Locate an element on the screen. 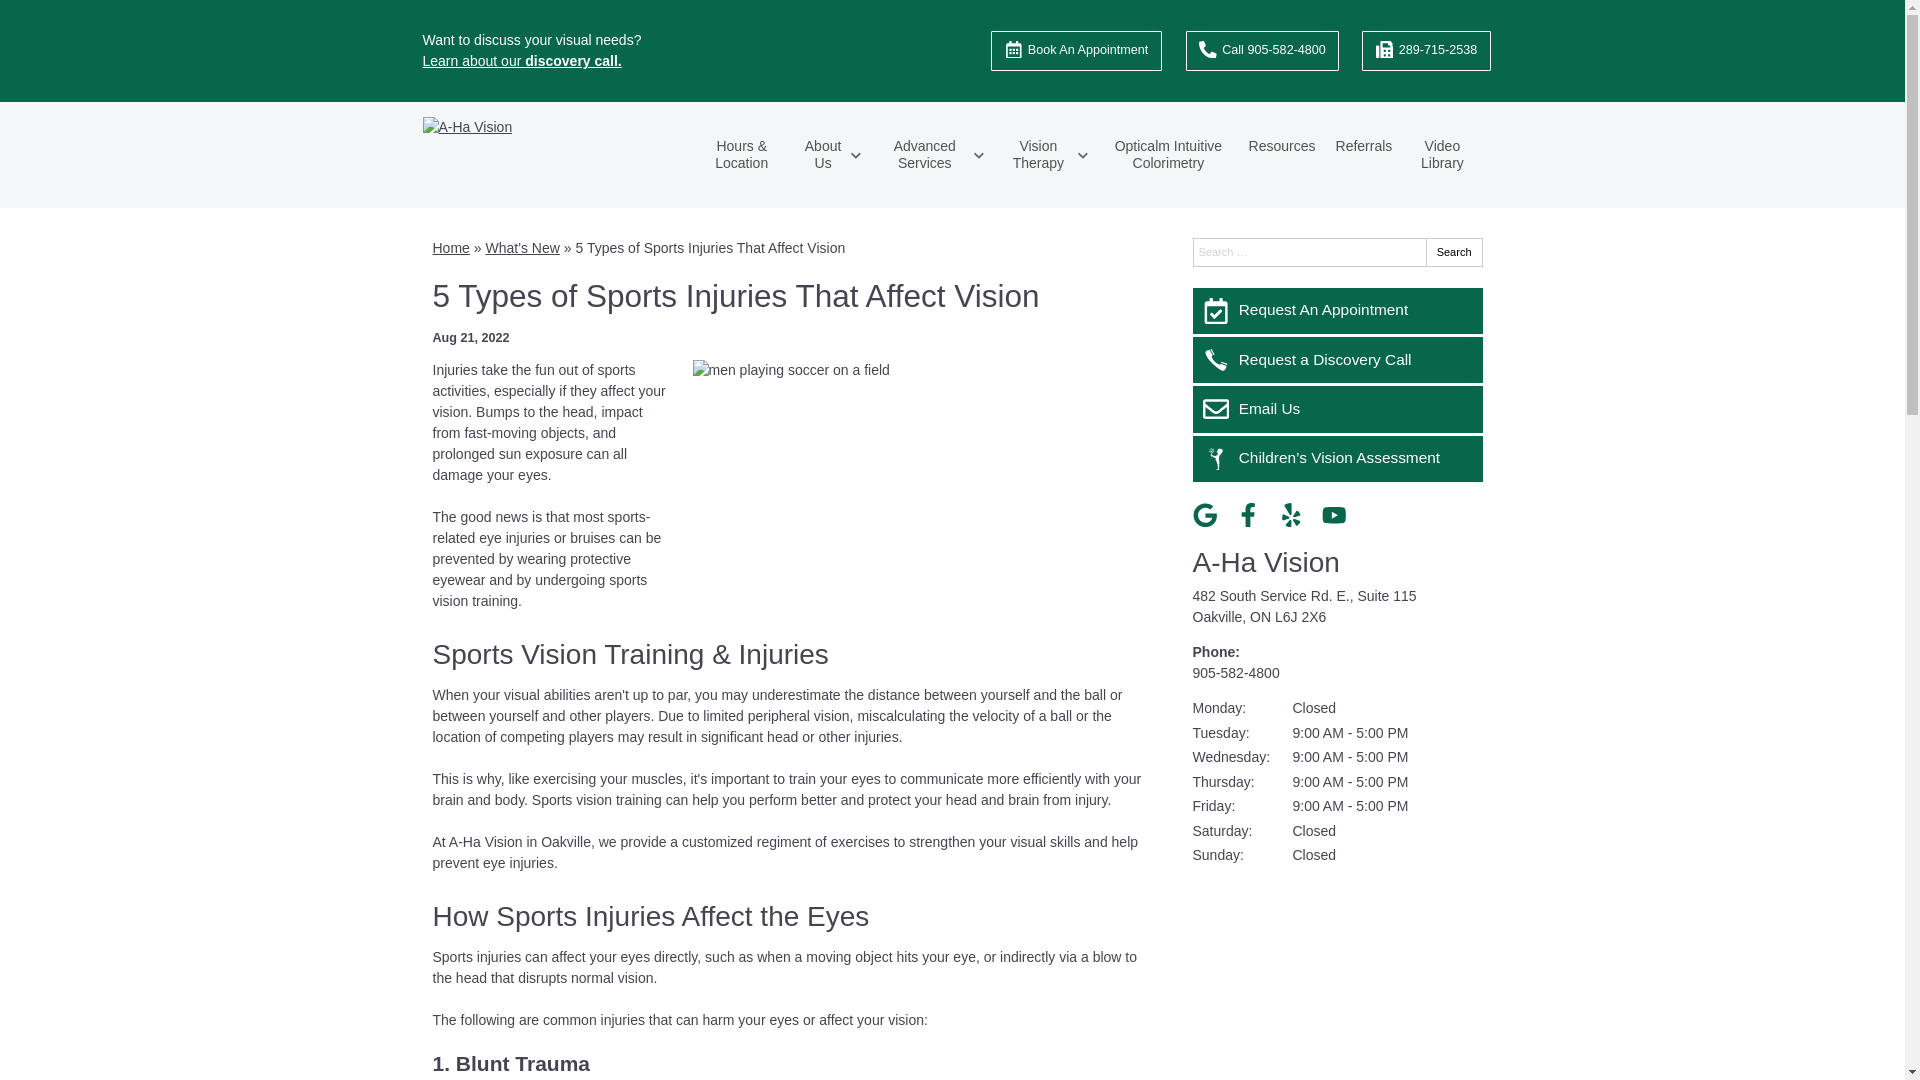 The height and width of the screenshot is (1080, 1920). 'Referrals' is located at coordinates (1325, 145).